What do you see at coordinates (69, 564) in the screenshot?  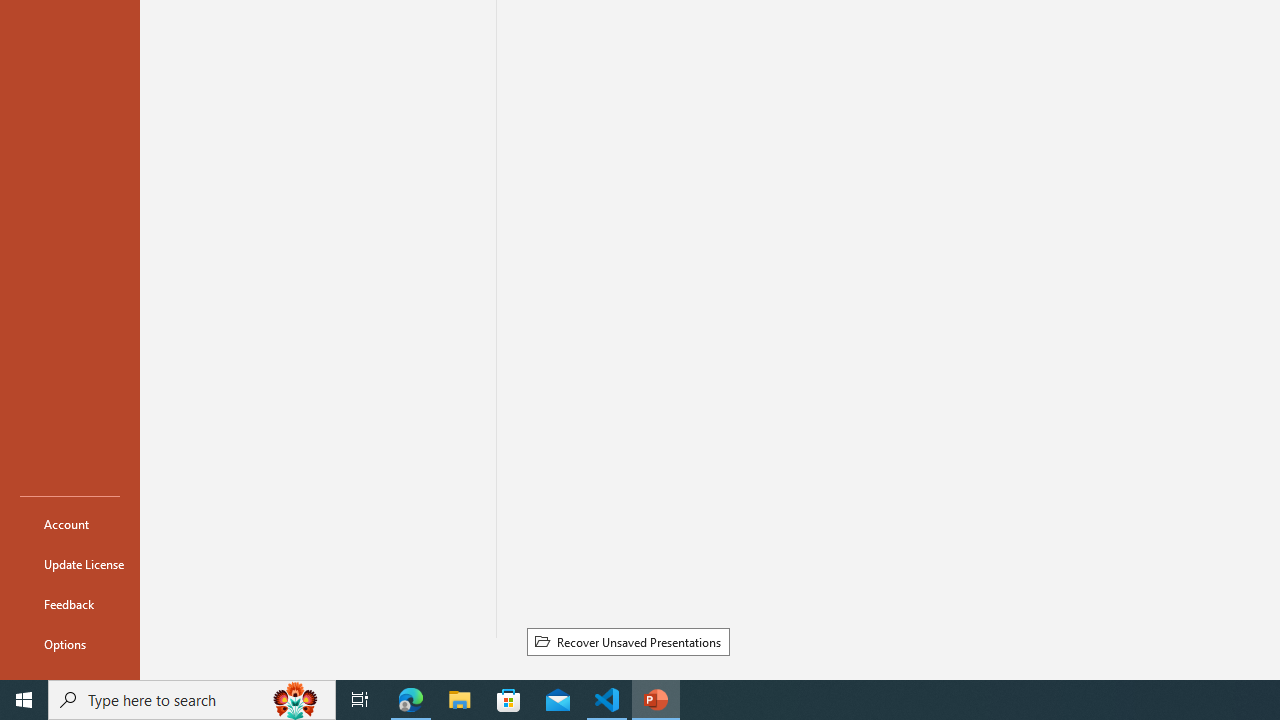 I see `'Update License'` at bounding box center [69, 564].